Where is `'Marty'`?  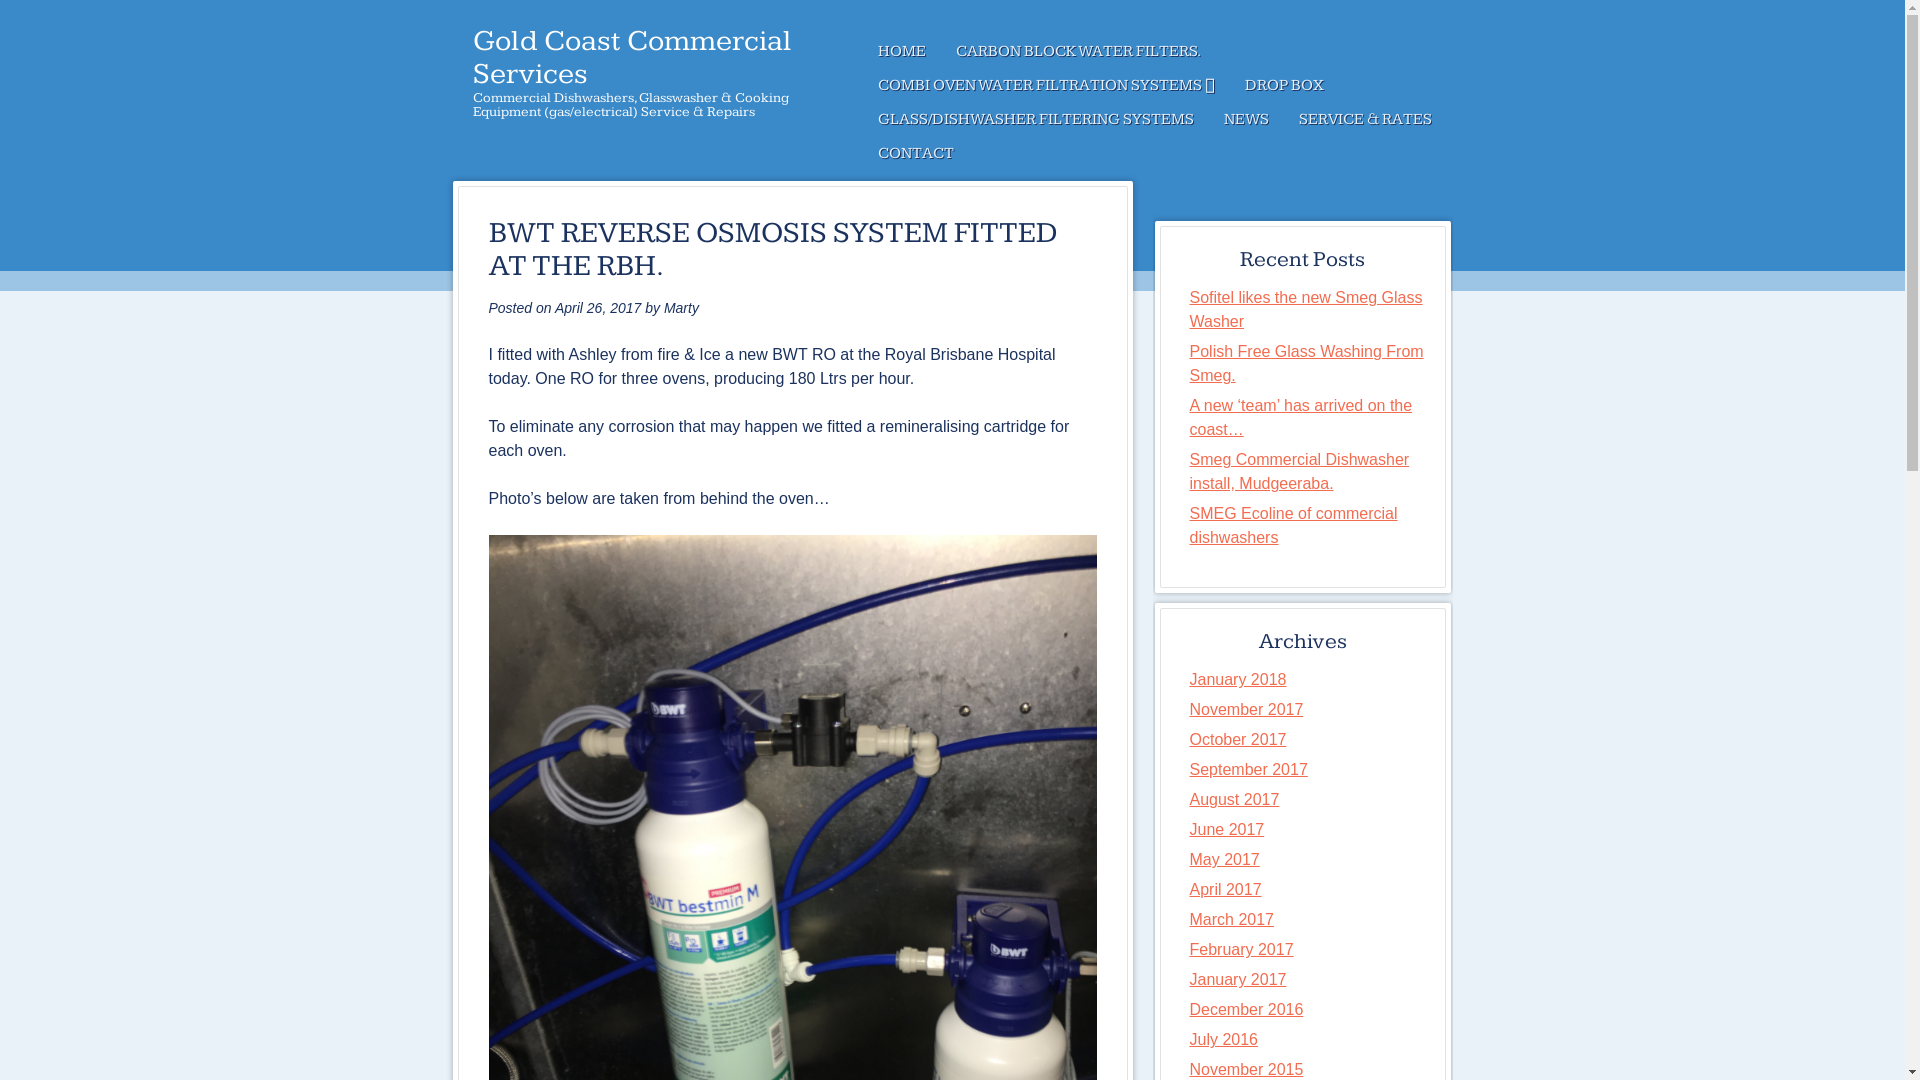
'Marty' is located at coordinates (681, 308).